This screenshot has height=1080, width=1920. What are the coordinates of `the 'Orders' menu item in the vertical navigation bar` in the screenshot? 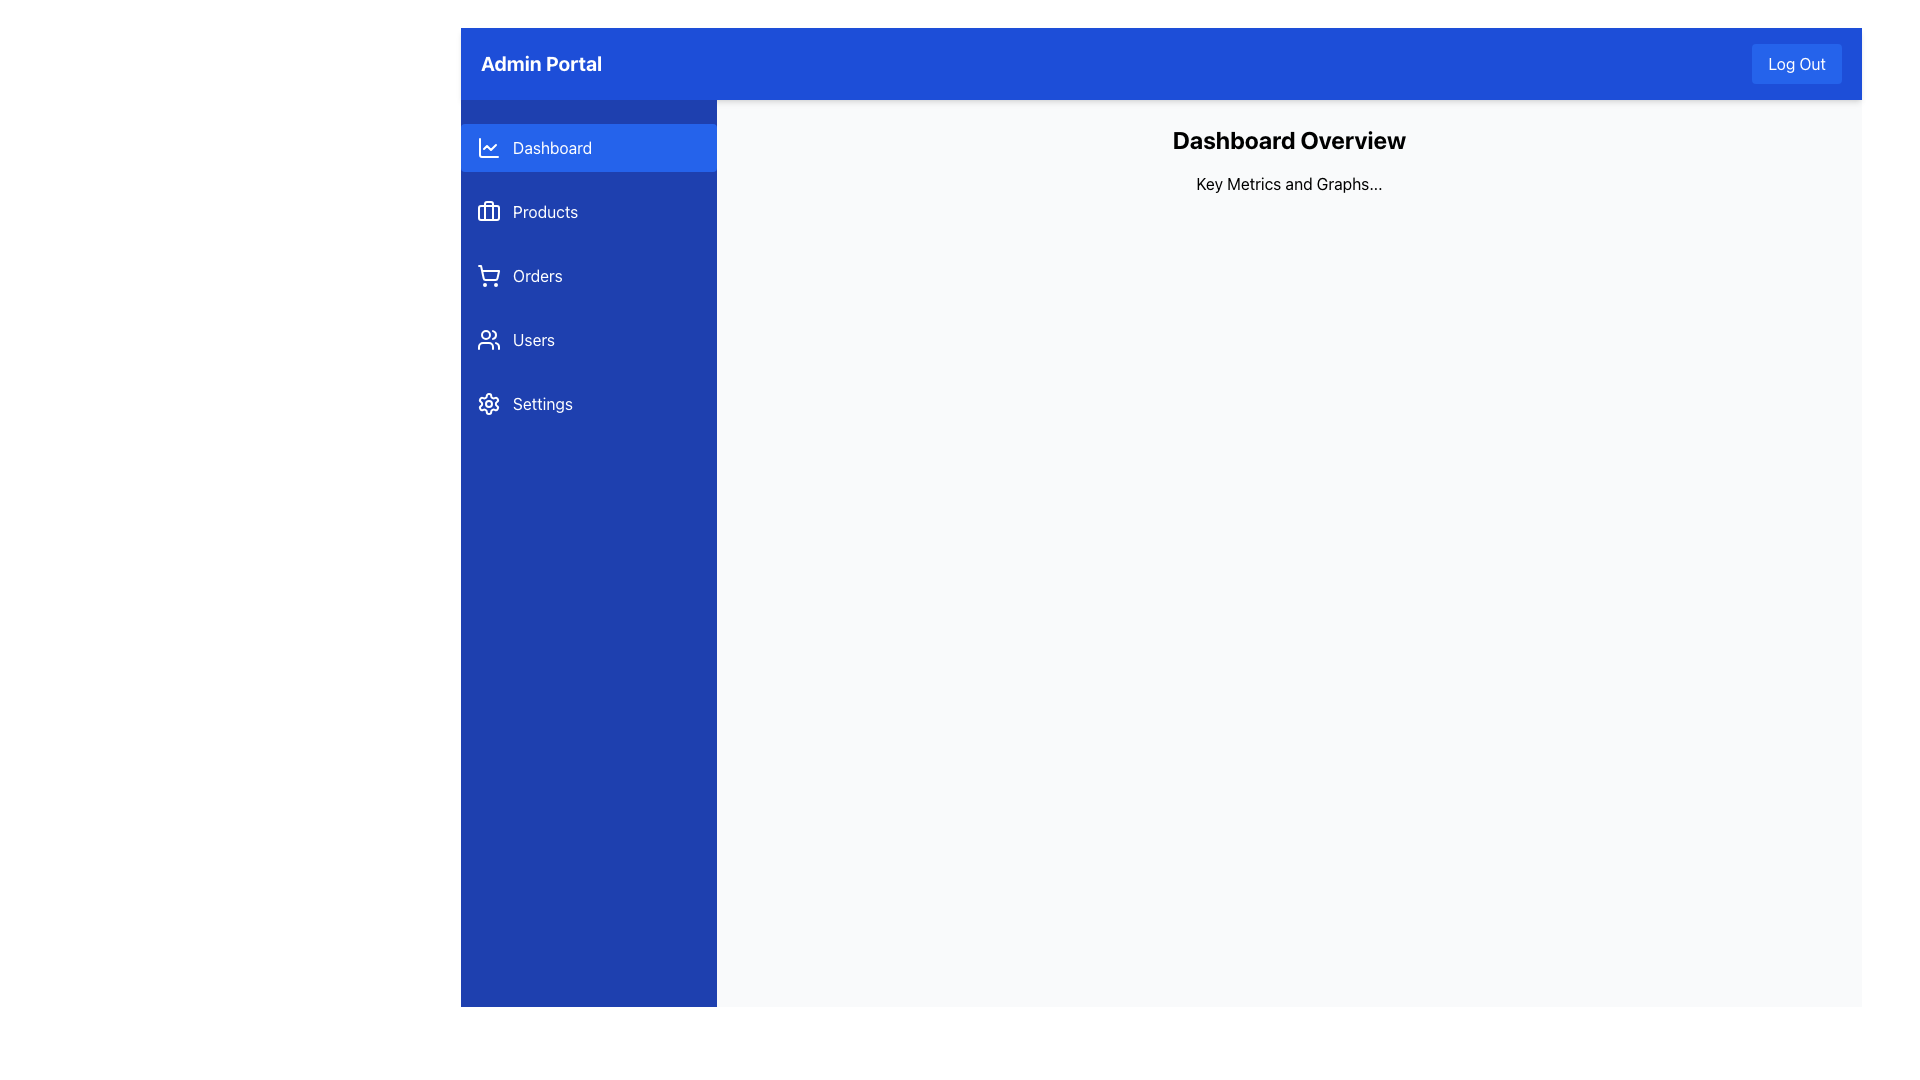 It's located at (588, 276).